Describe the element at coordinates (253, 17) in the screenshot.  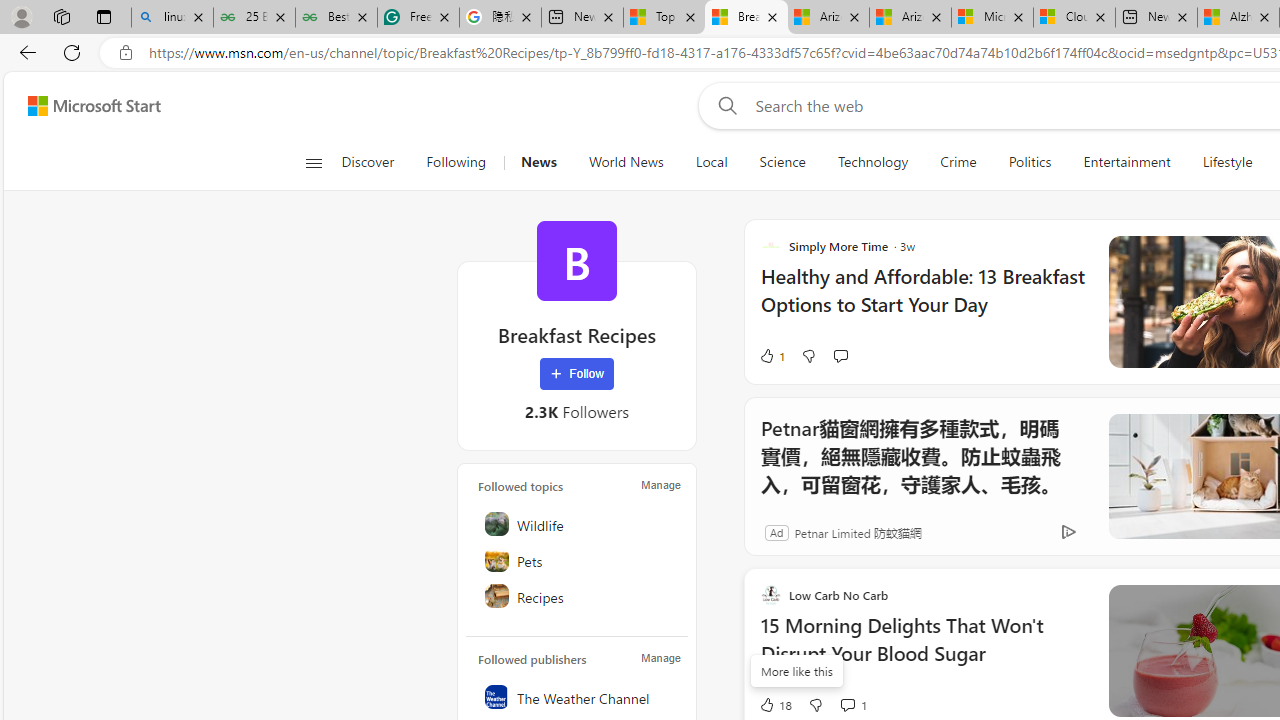
I see `'25 Basic Linux Commands For Beginners - GeeksforGeeks'` at that location.